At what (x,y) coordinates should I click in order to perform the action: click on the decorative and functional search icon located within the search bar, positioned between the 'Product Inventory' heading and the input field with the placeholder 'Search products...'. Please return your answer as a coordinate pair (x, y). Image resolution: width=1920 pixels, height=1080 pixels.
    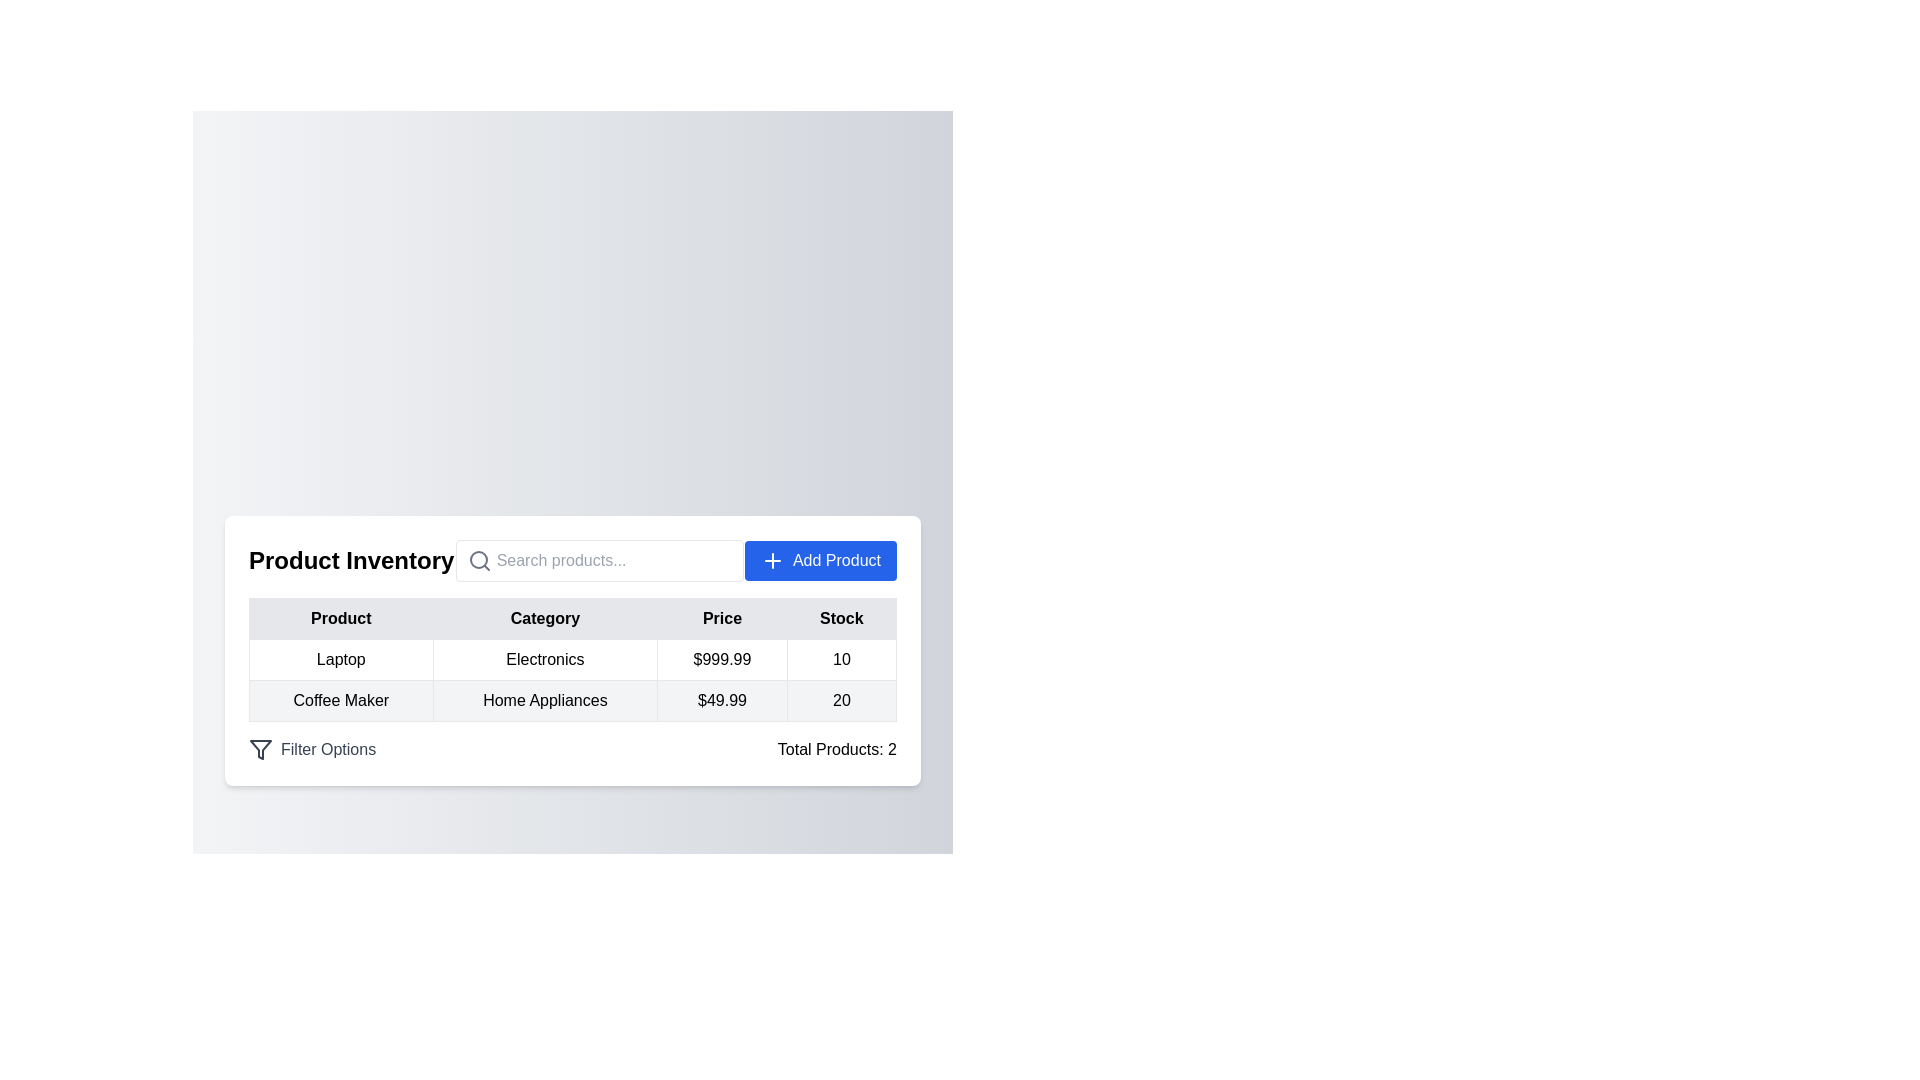
    Looking at the image, I should click on (478, 560).